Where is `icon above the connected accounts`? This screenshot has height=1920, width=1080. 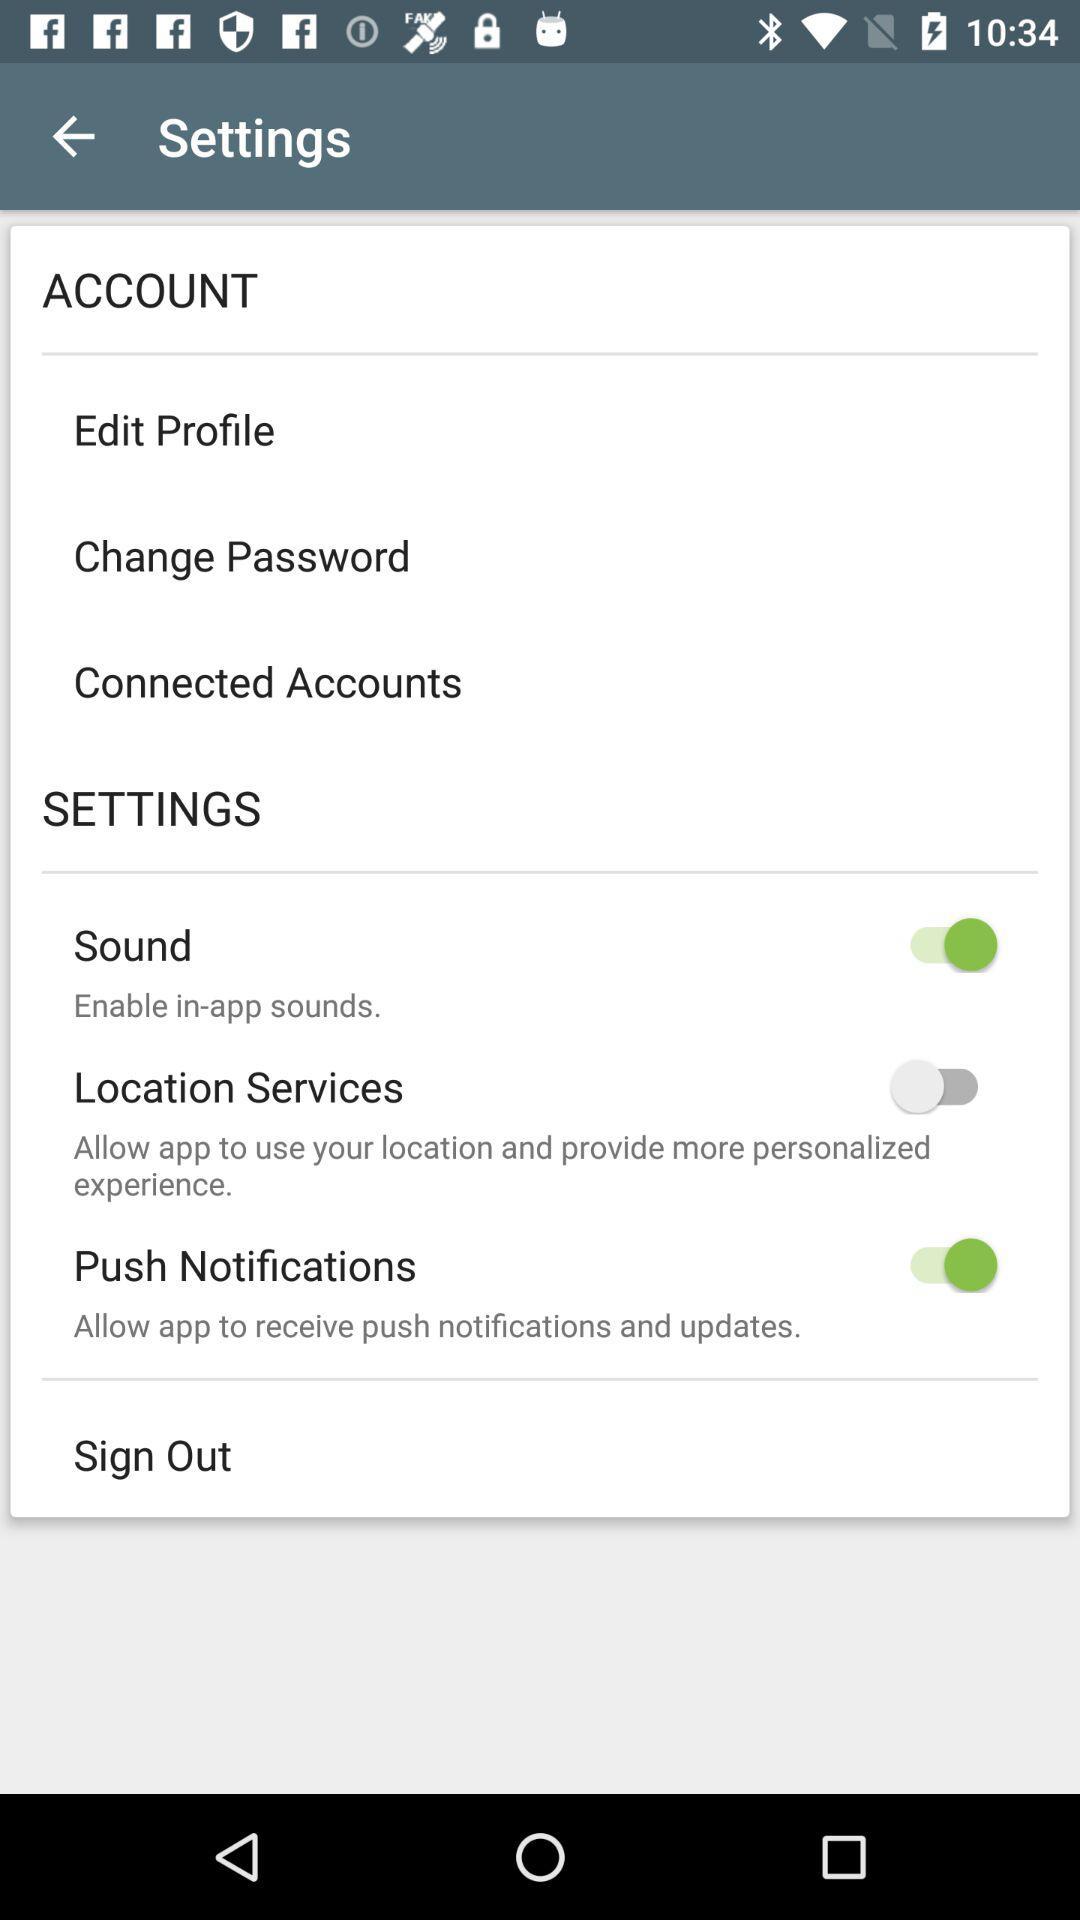 icon above the connected accounts is located at coordinates (540, 555).